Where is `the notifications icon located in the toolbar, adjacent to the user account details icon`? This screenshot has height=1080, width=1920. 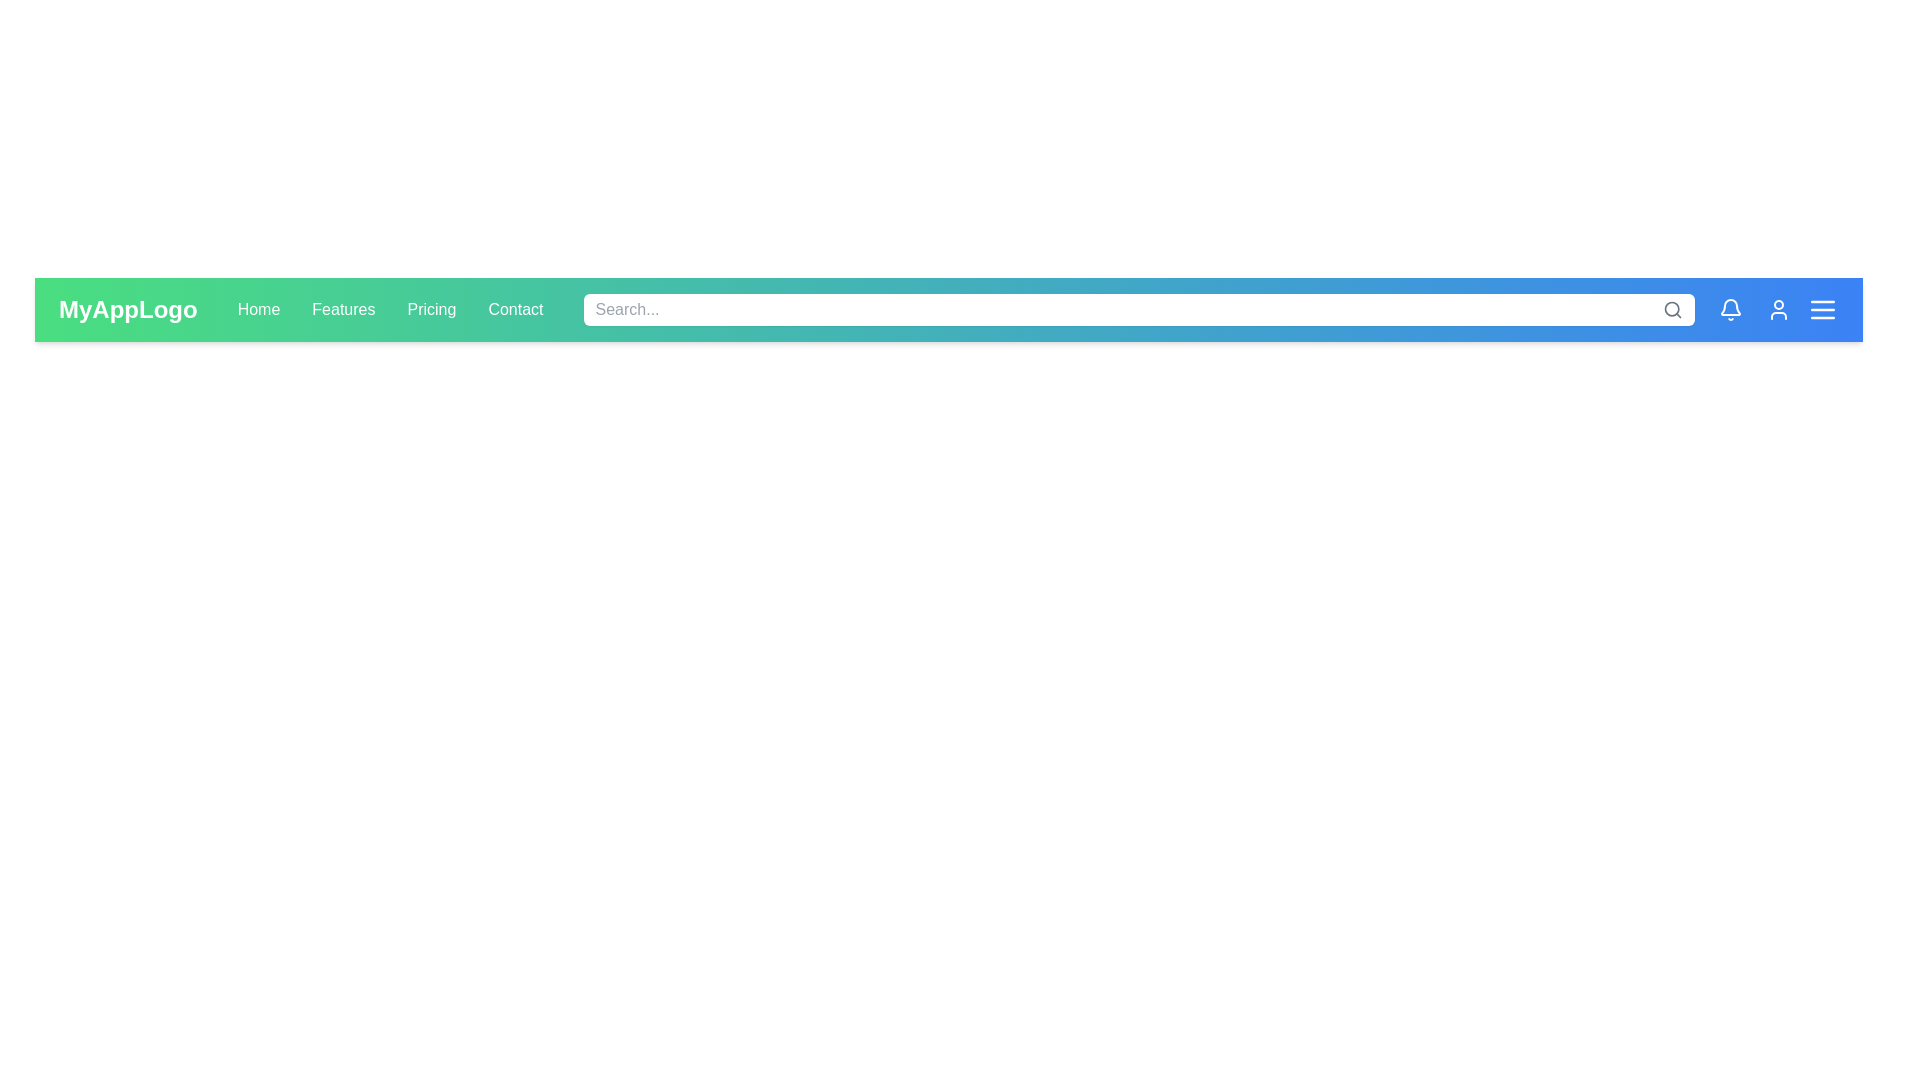
the notifications icon located in the toolbar, adjacent to the user account details icon is located at coordinates (1730, 307).